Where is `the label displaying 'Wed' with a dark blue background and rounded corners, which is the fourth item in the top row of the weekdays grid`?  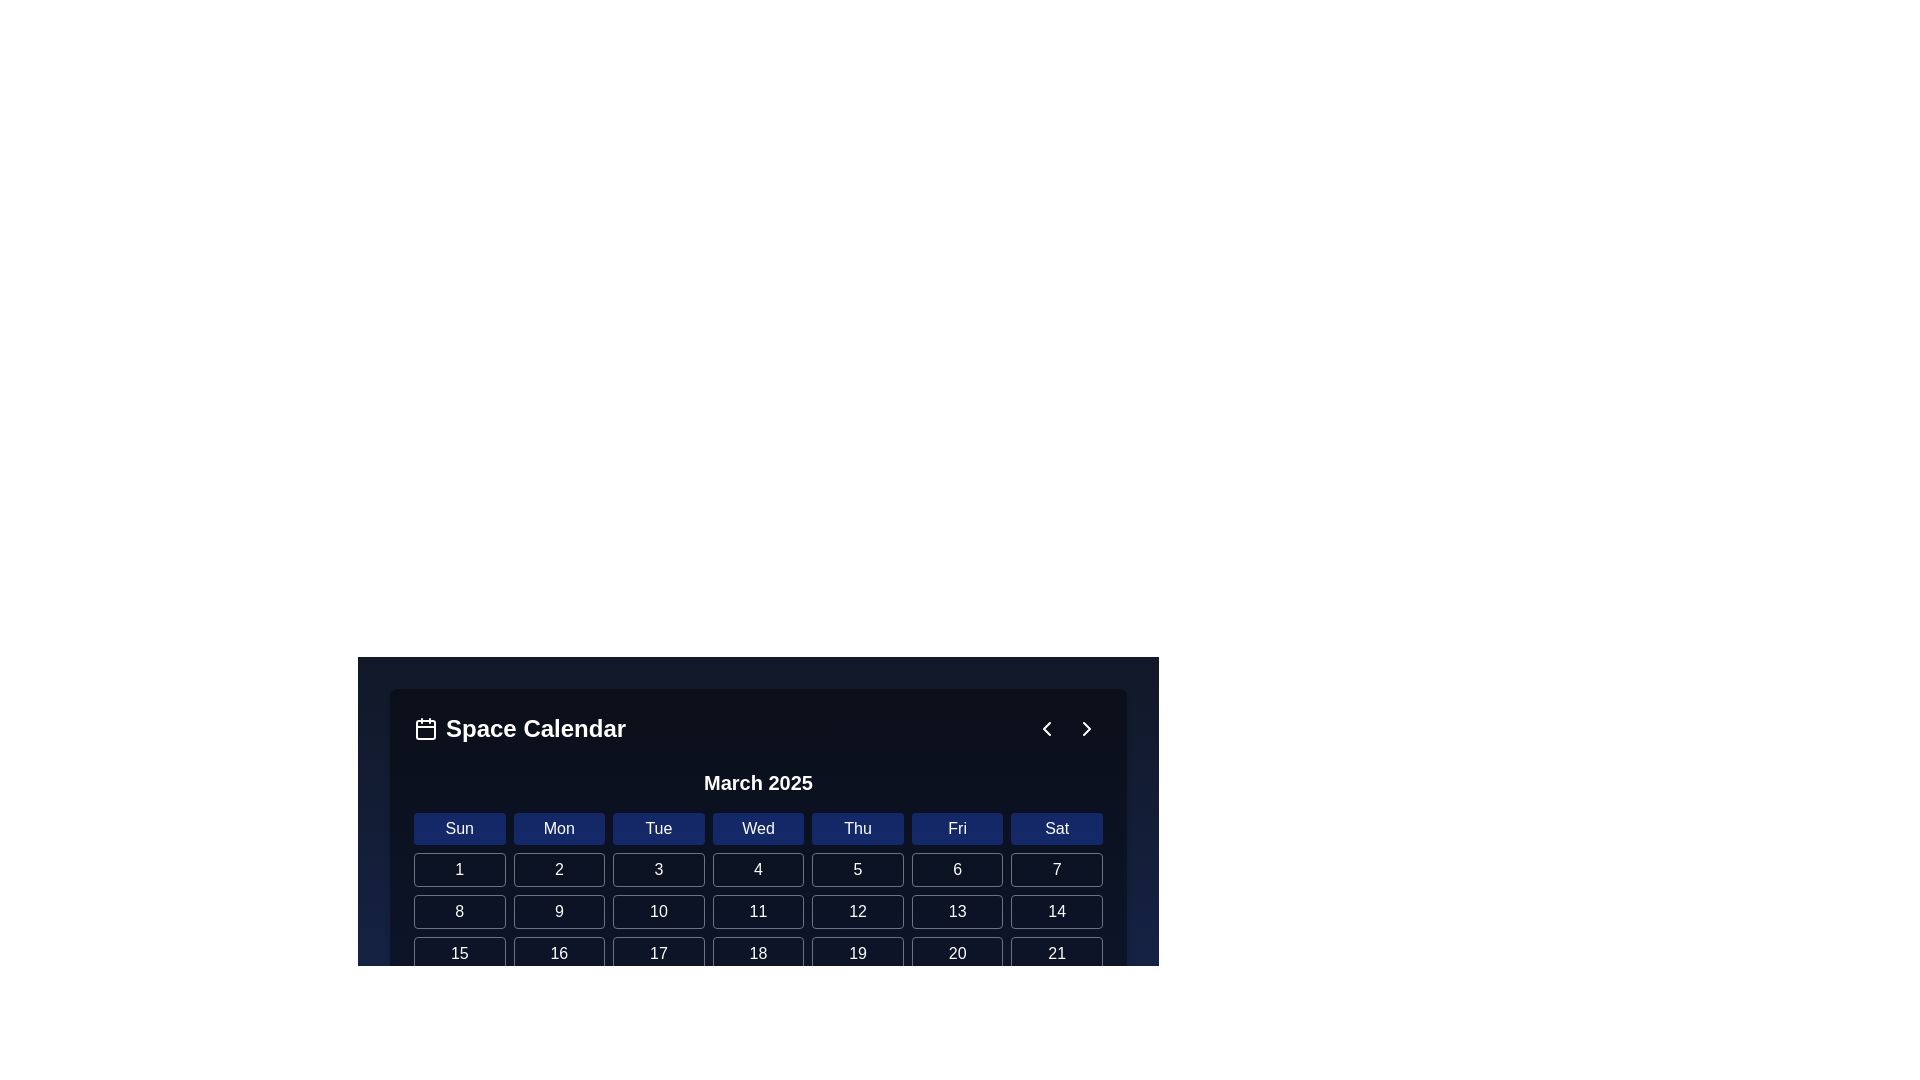
the label displaying 'Wed' with a dark blue background and rounded corners, which is the fourth item in the top row of the weekdays grid is located at coordinates (757, 829).